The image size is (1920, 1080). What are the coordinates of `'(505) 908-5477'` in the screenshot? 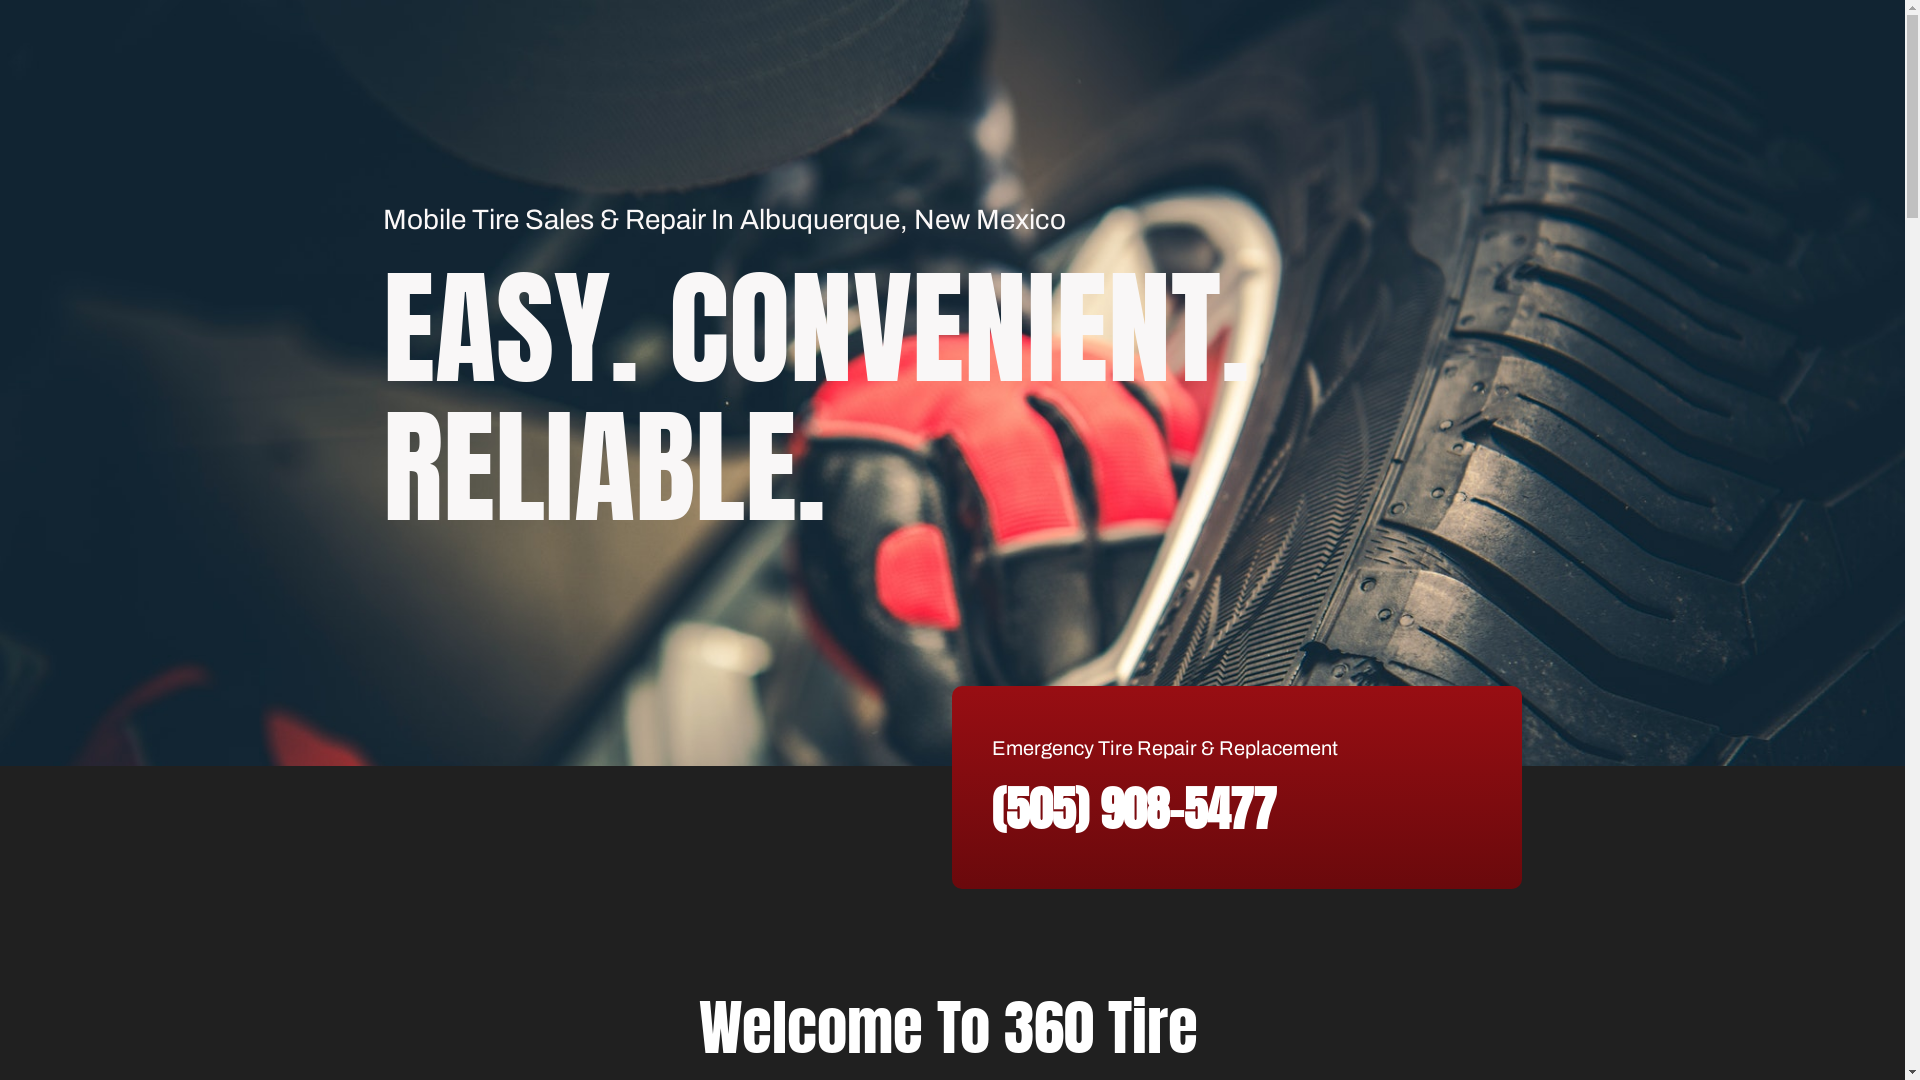 It's located at (1133, 808).